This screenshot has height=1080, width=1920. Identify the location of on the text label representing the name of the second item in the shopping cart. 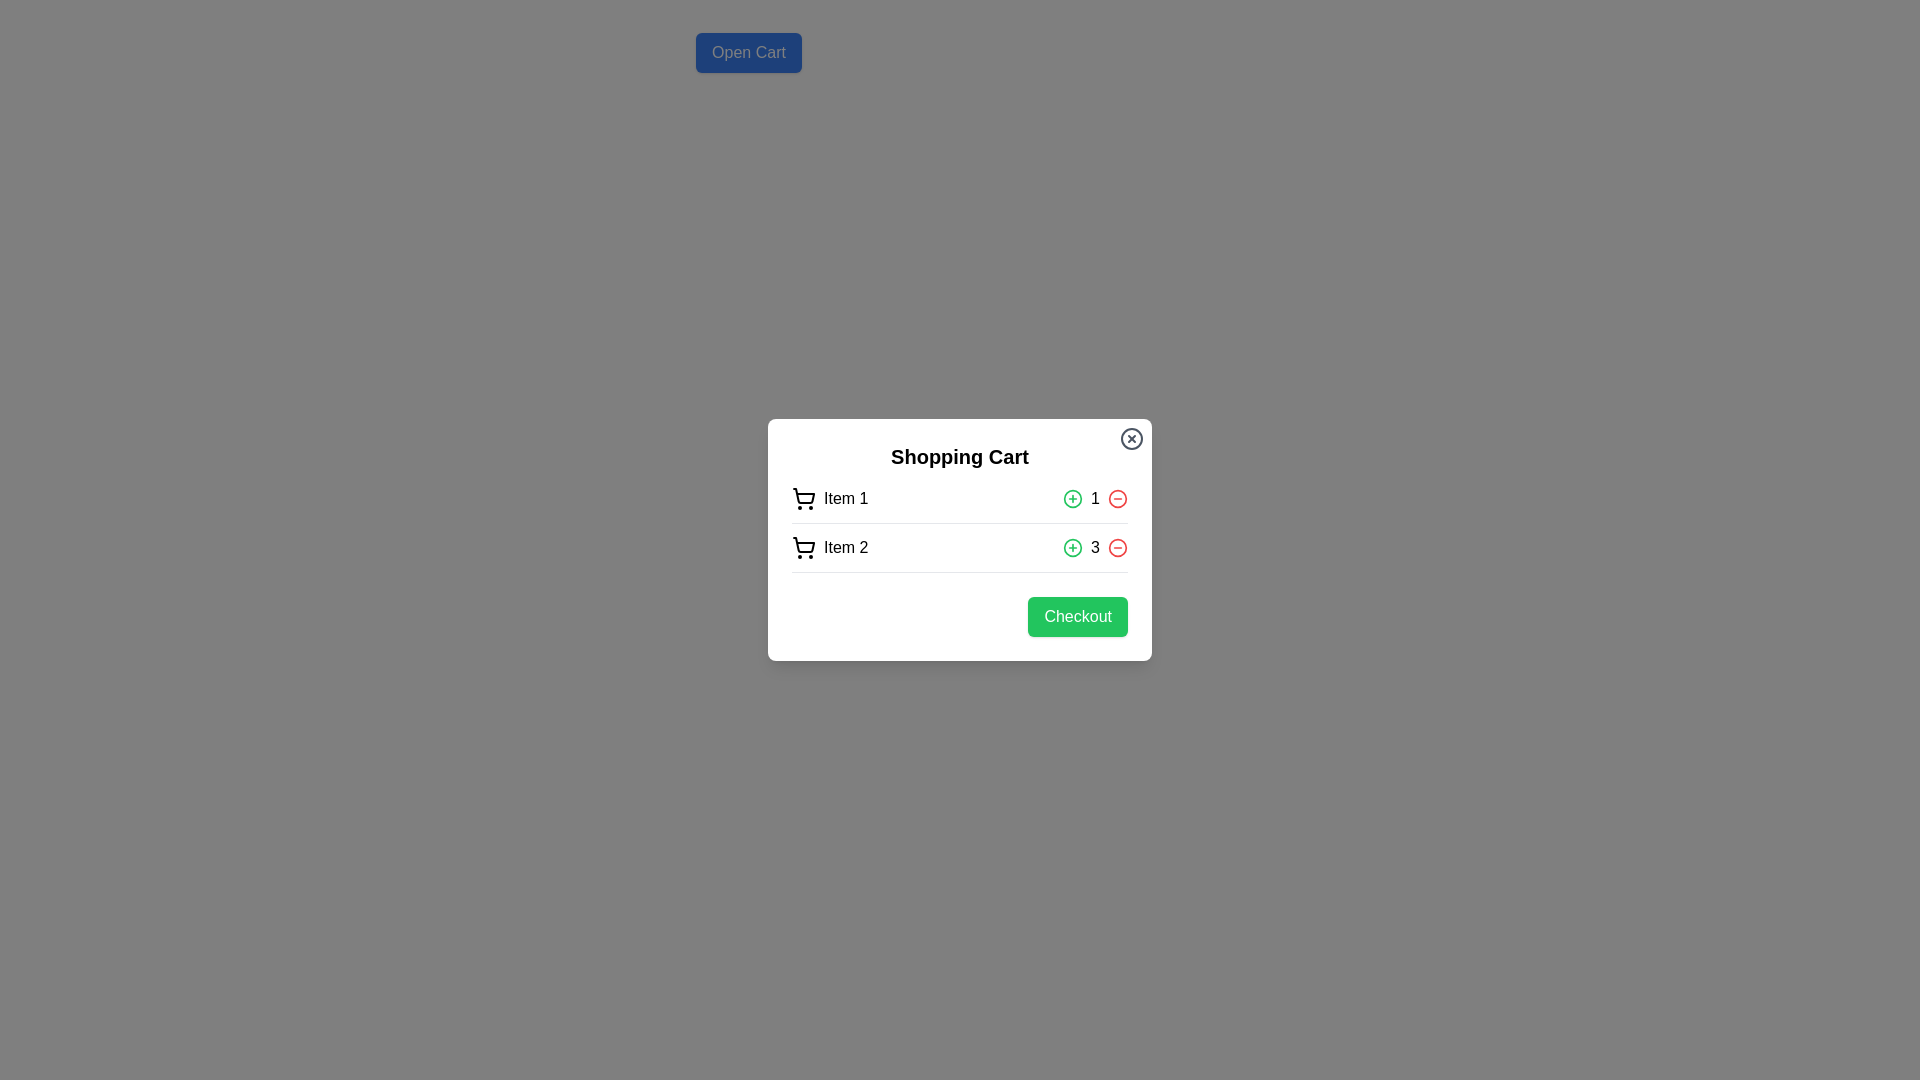
(830, 547).